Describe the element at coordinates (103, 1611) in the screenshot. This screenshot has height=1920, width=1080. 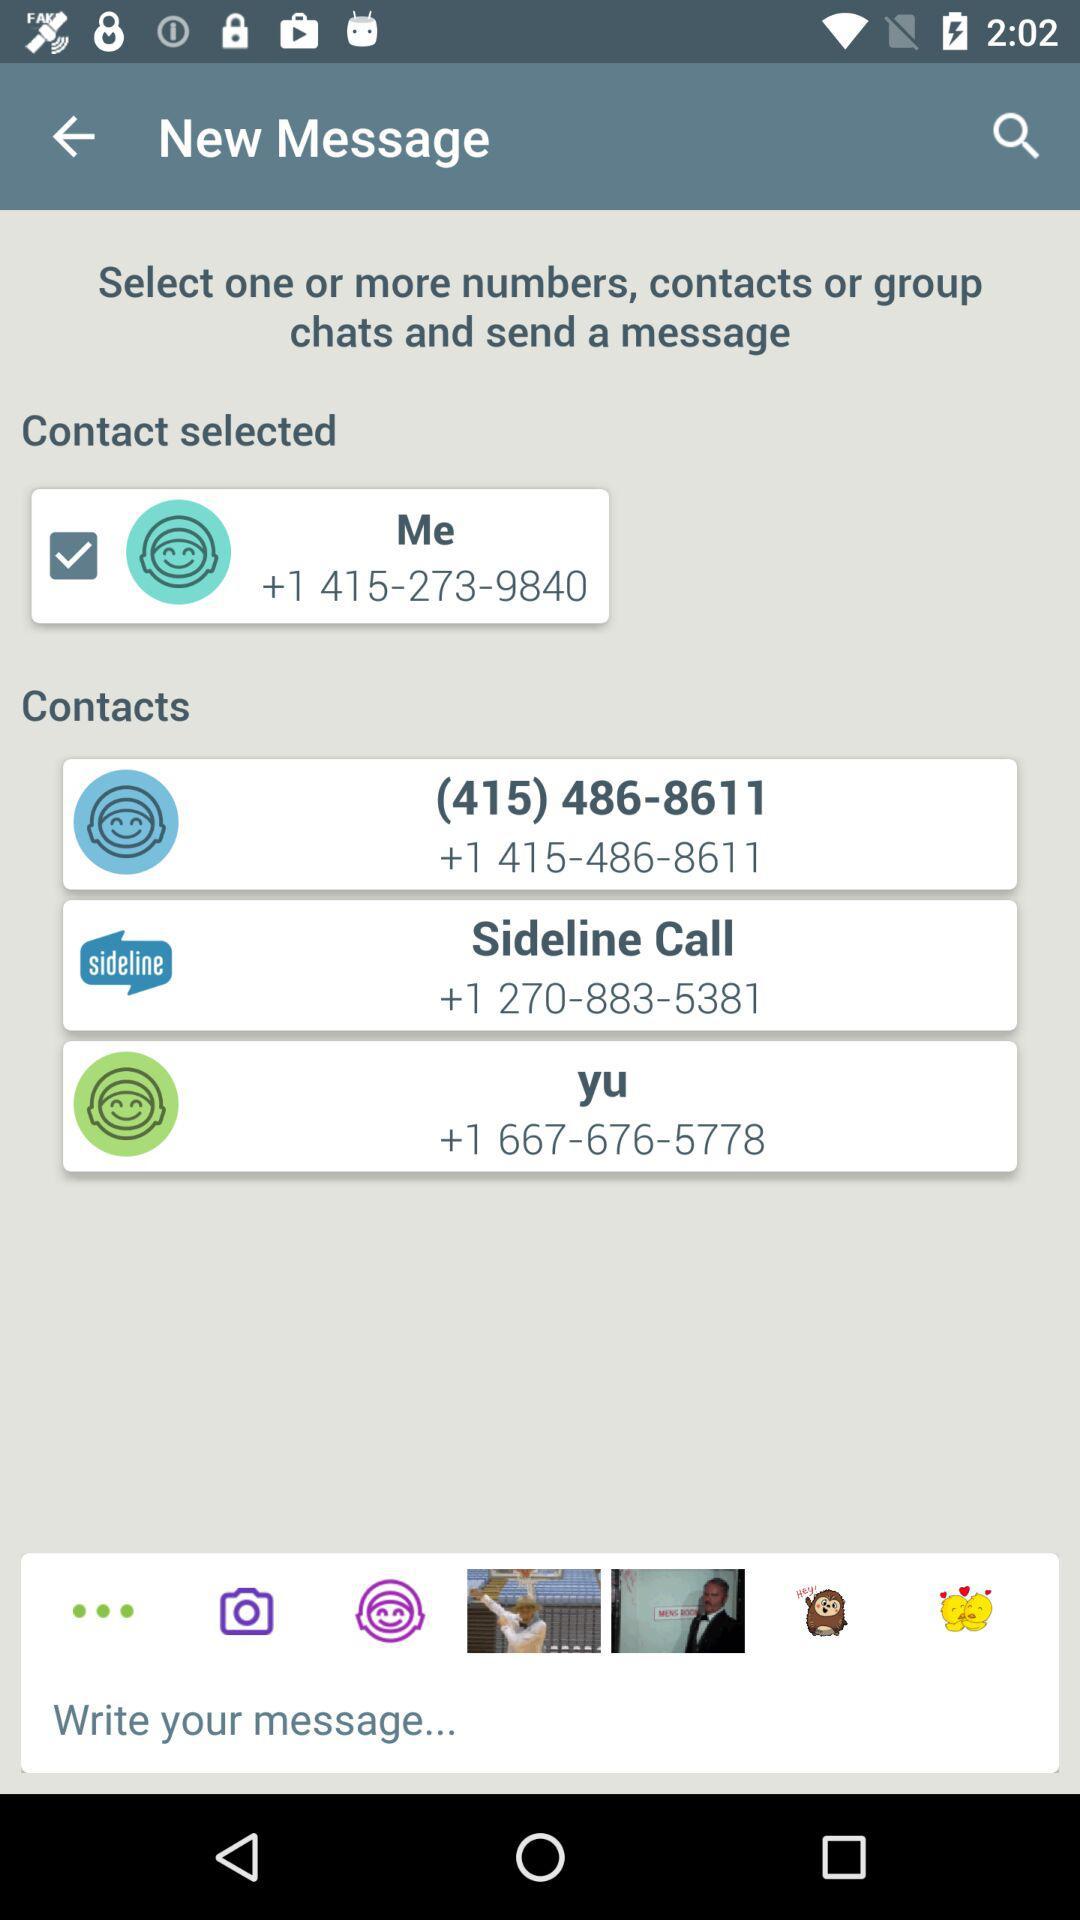
I see `more options` at that location.